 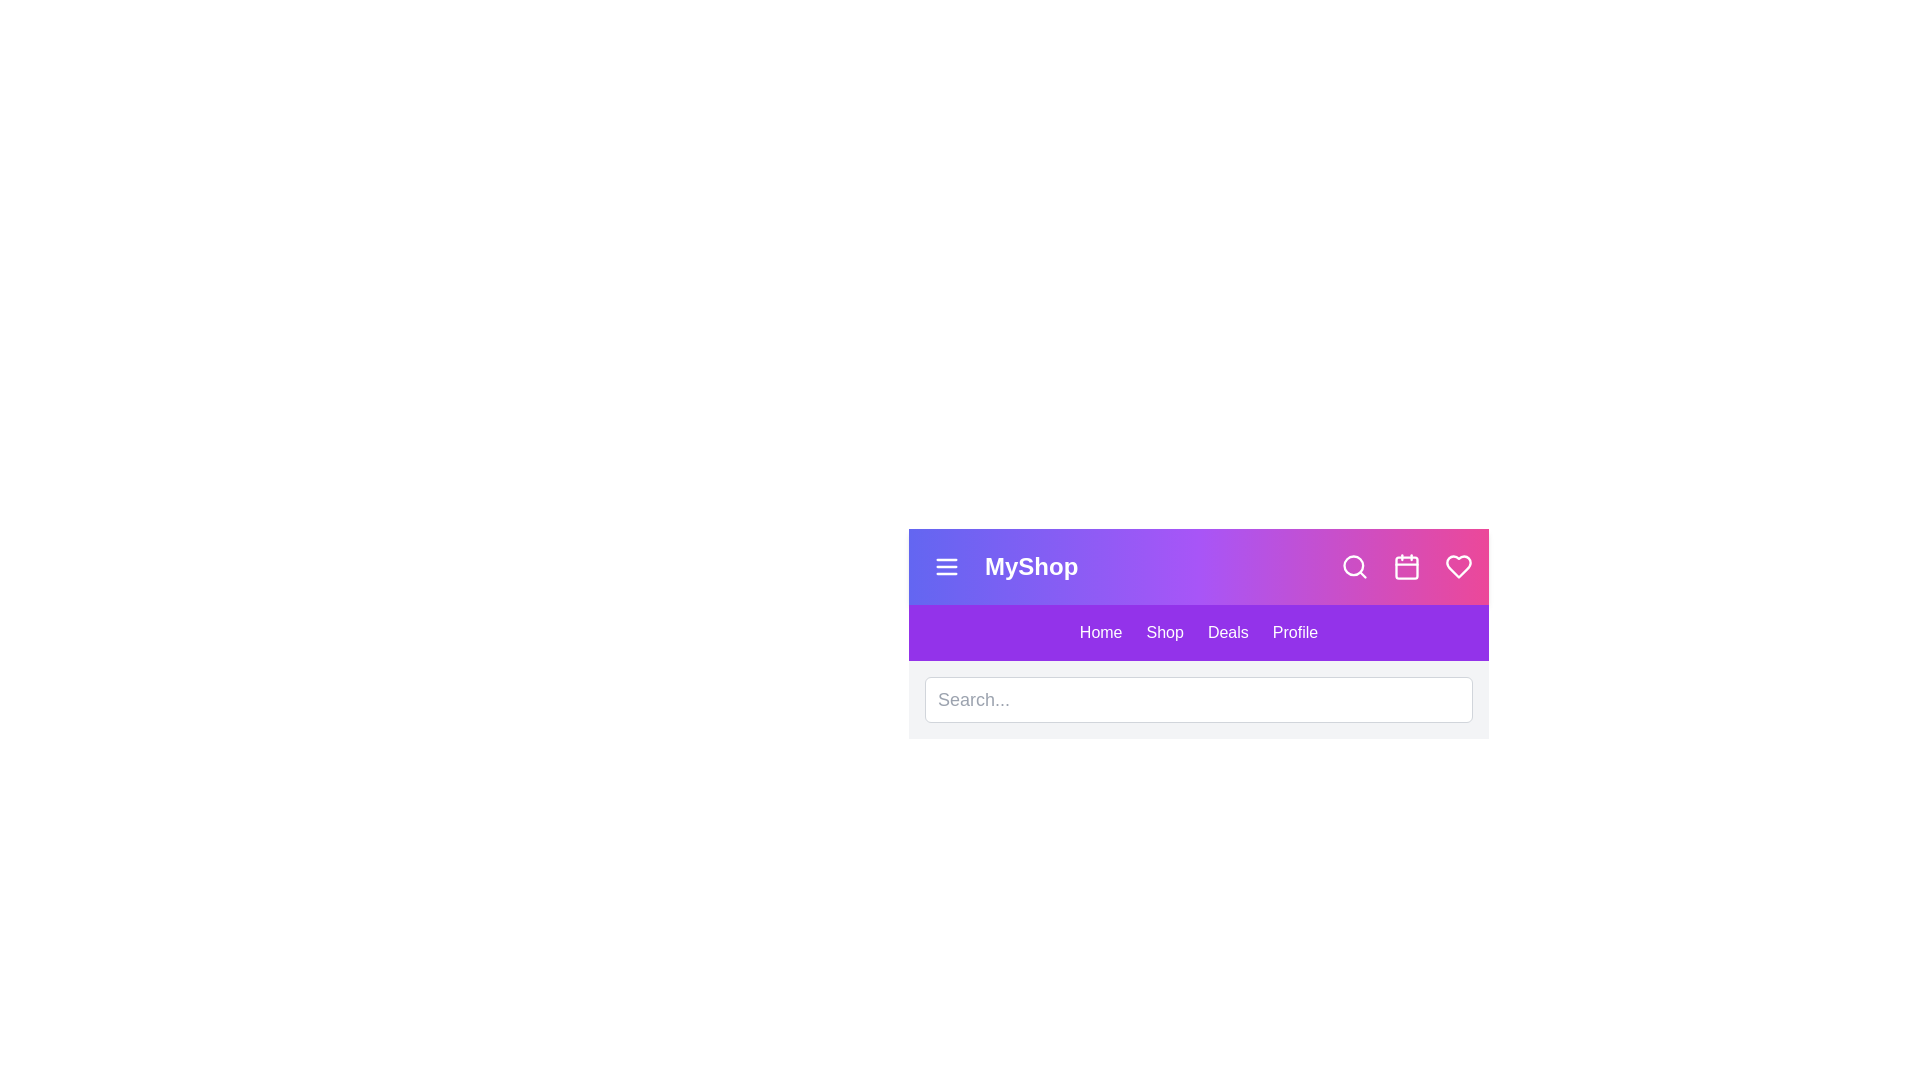 What do you see at coordinates (1199, 698) in the screenshot?
I see `the search bar and type the text 'example search'` at bounding box center [1199, 698].